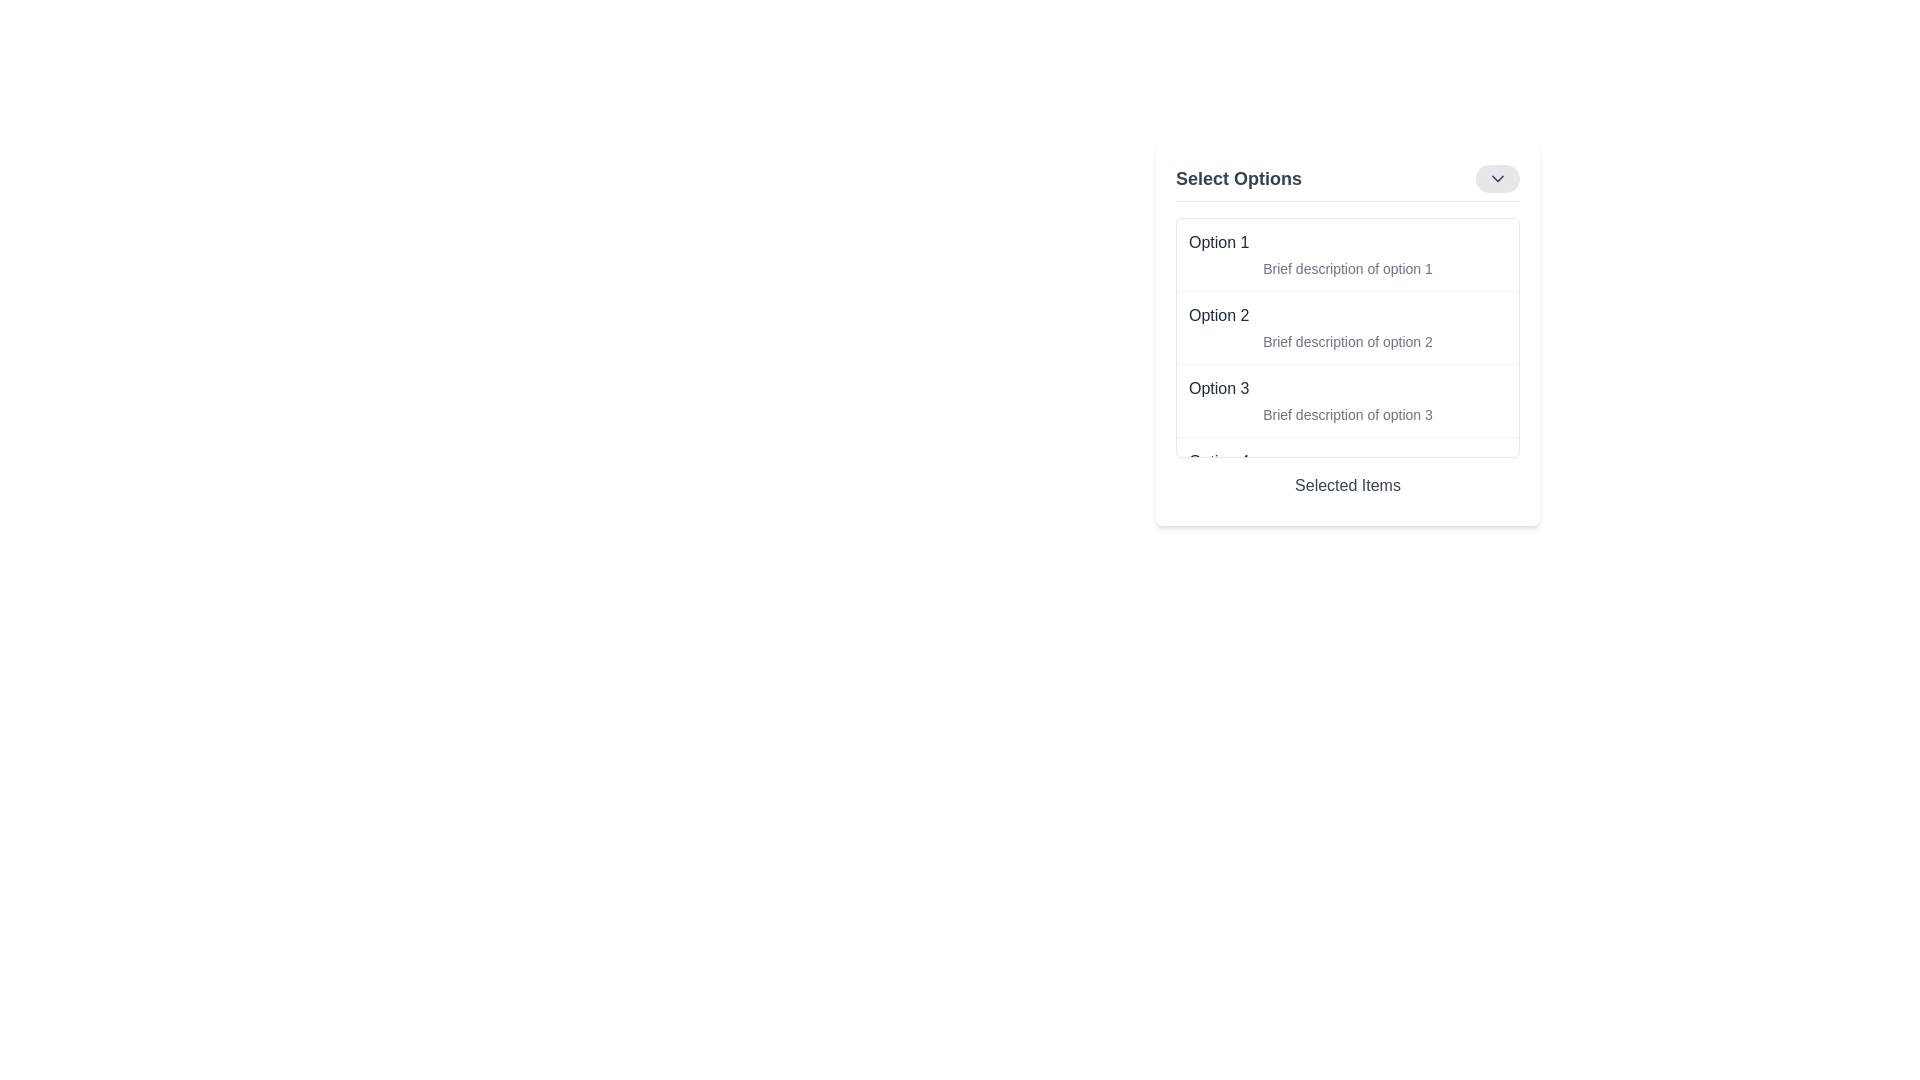 Image resolution: width=1920 pixels, height=1080 pixels. I want to click on the third list item in the dropdown menu, so click(1348, 400).